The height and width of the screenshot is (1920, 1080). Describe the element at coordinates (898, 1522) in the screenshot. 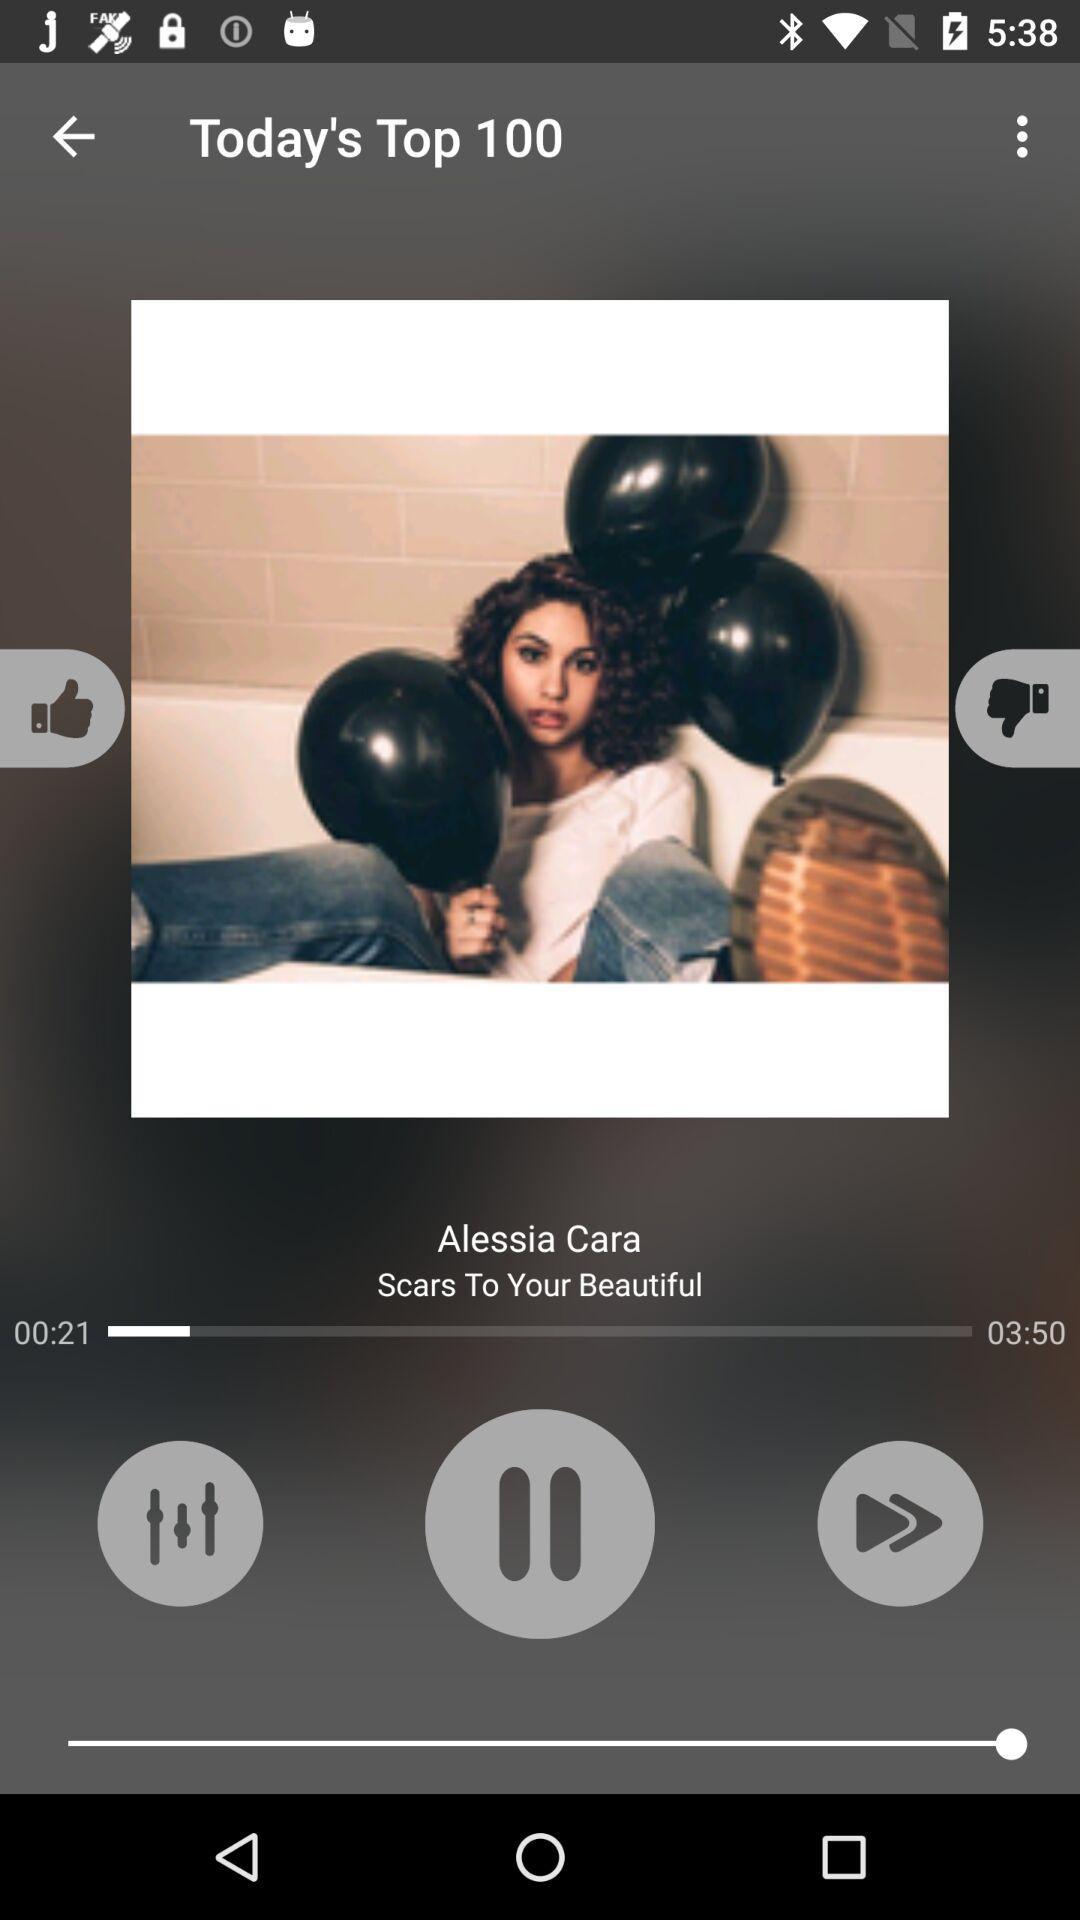

I see `the icon below the 03:50 item` at that location.